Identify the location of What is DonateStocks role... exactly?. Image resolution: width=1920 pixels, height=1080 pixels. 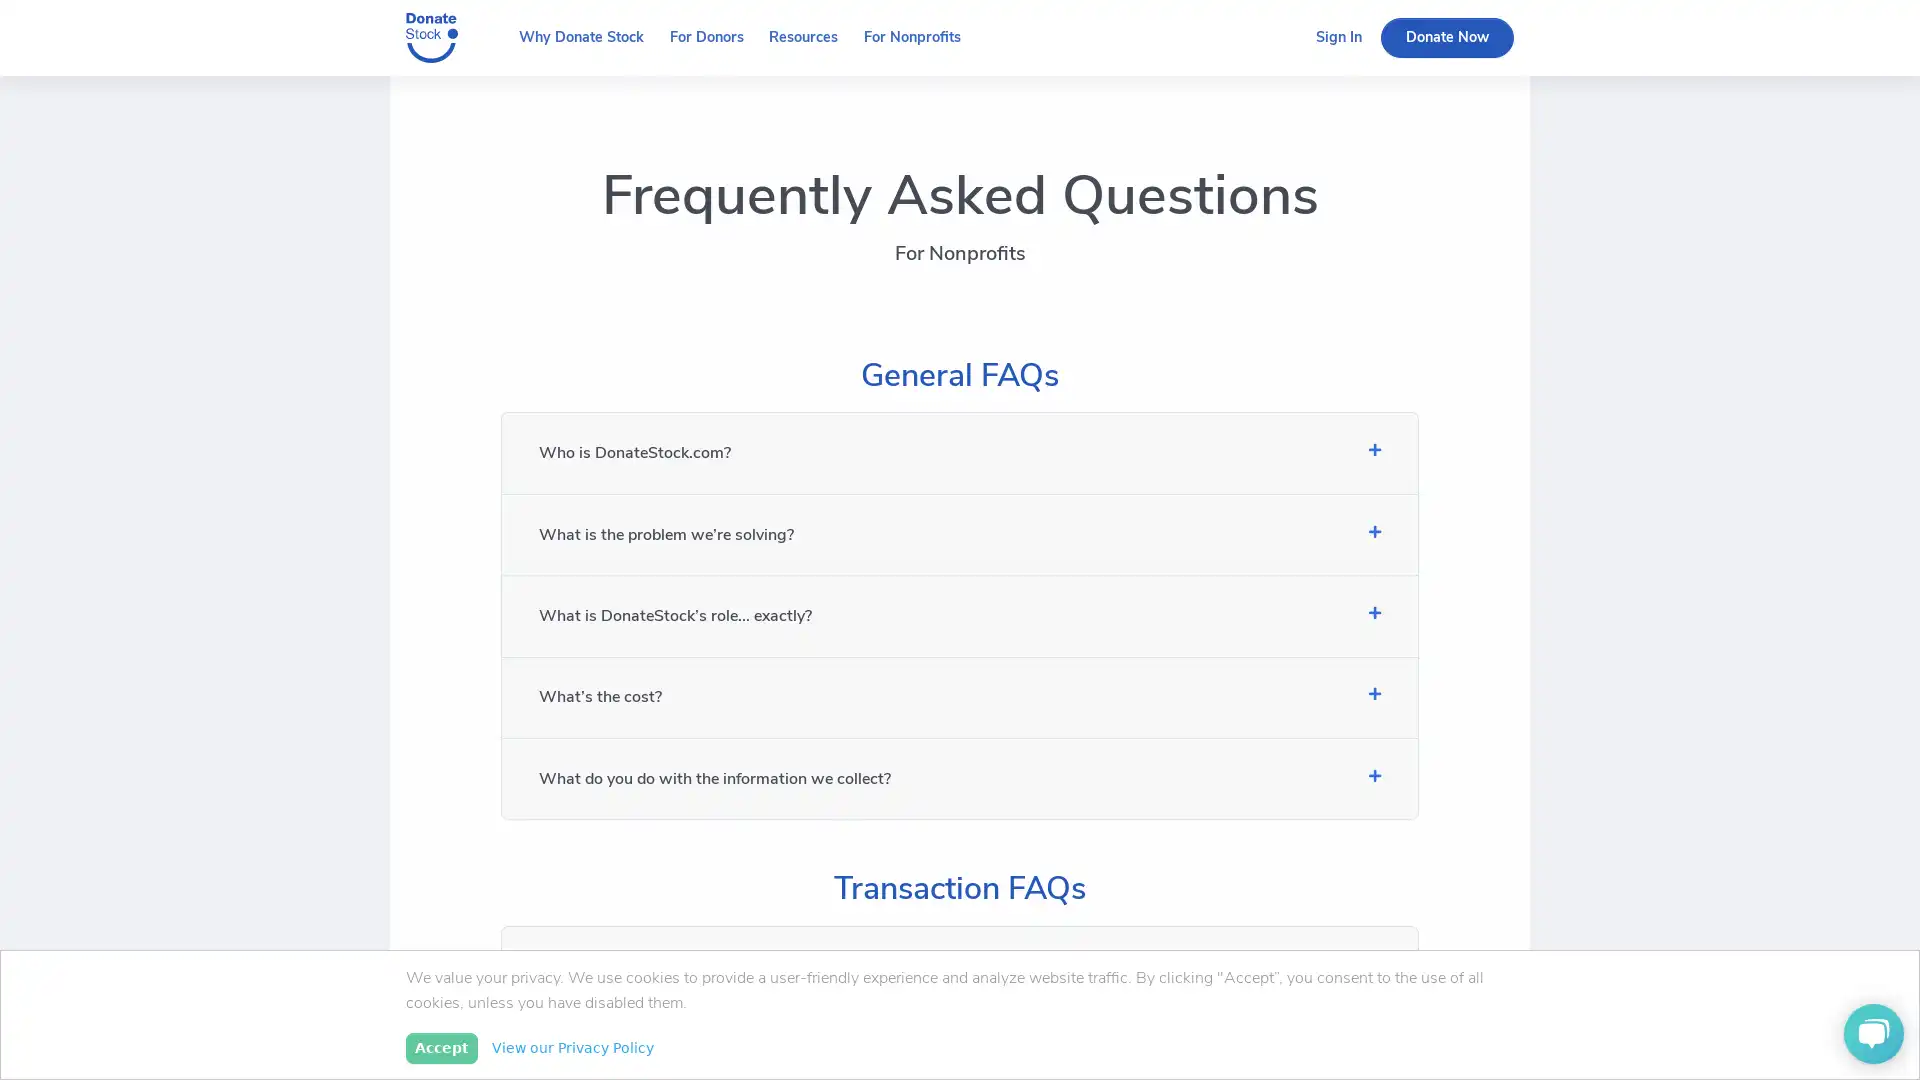
(958, 615).